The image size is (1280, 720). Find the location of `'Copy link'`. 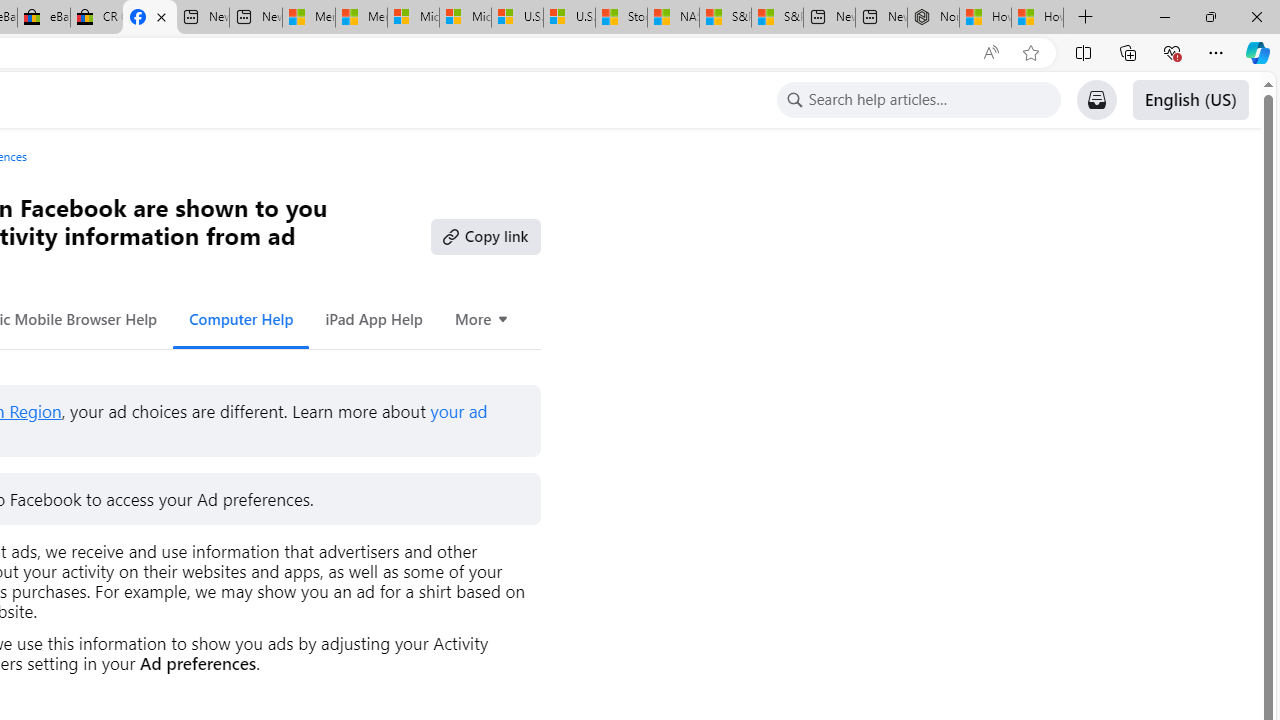

'Copy link' is located at coordinates (485, 235).